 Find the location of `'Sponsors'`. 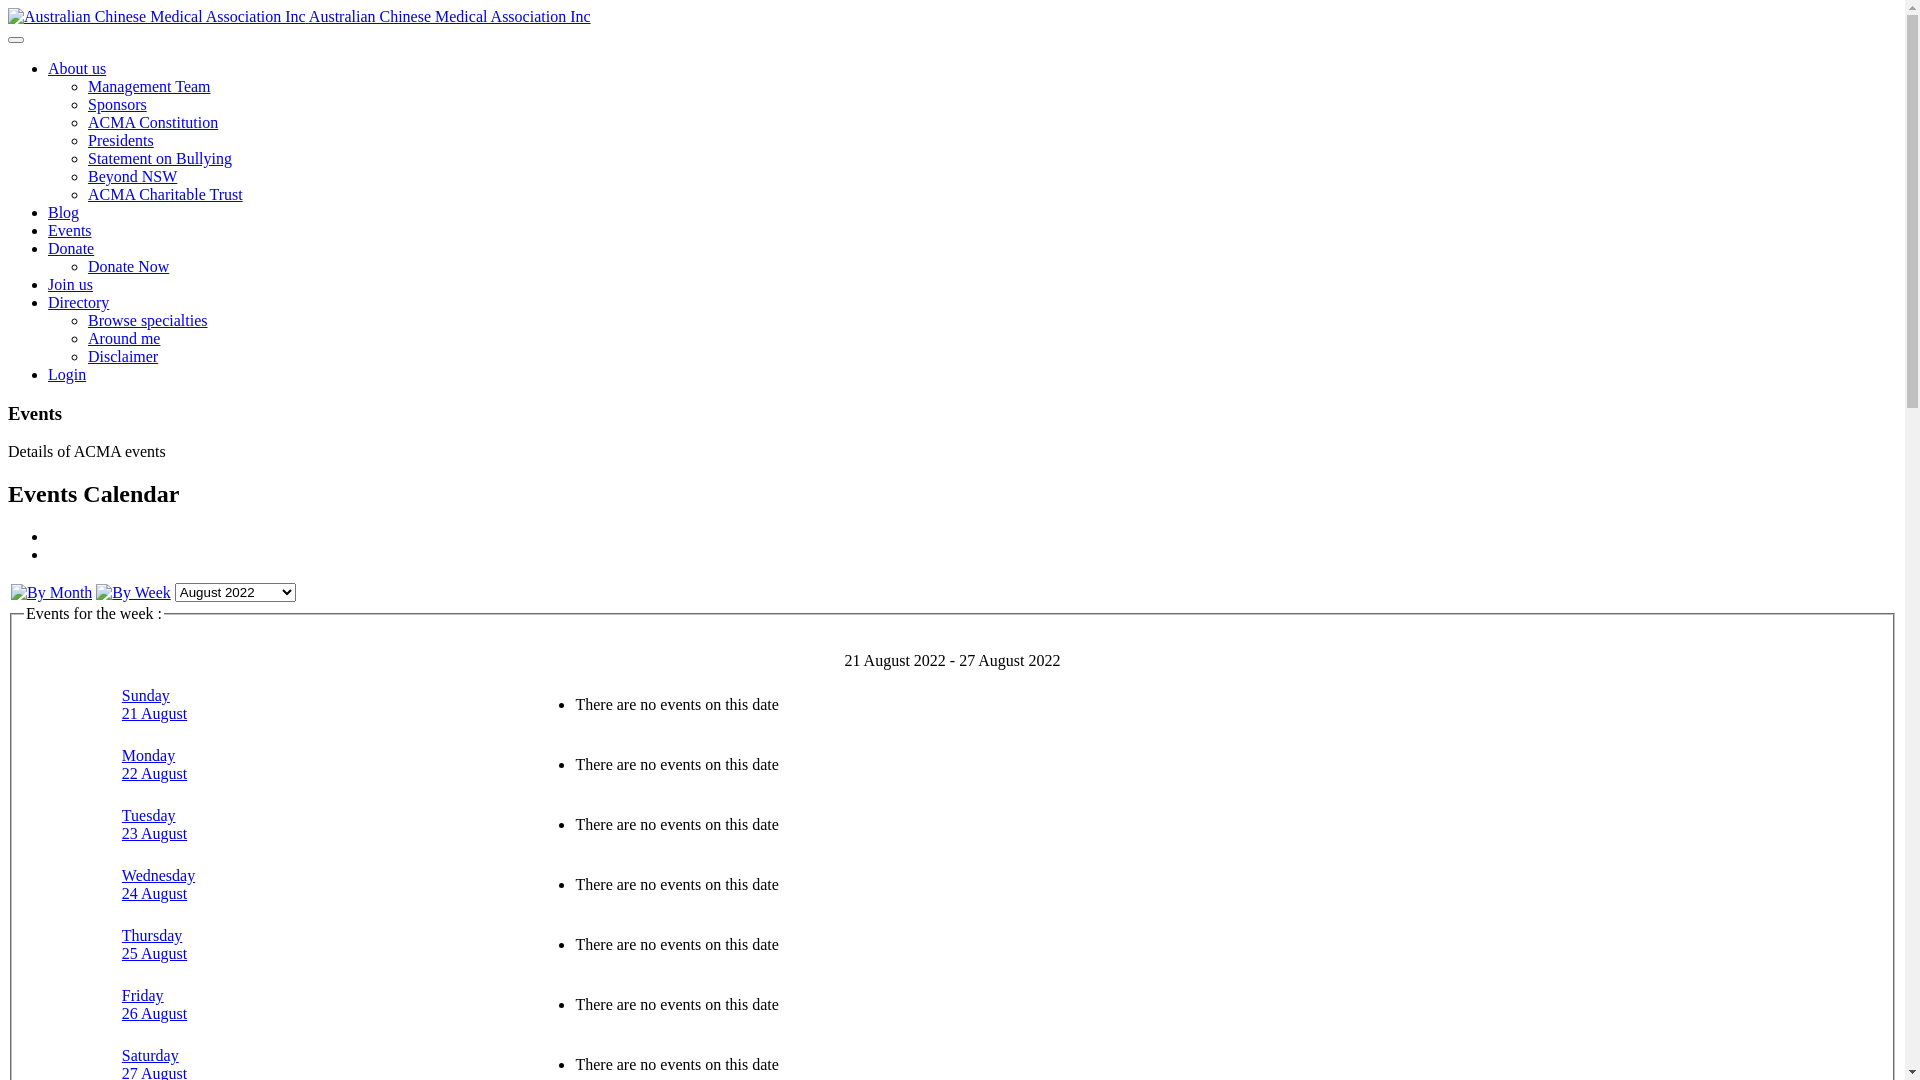

'Sponsors' is located at coordinates (116, 104).